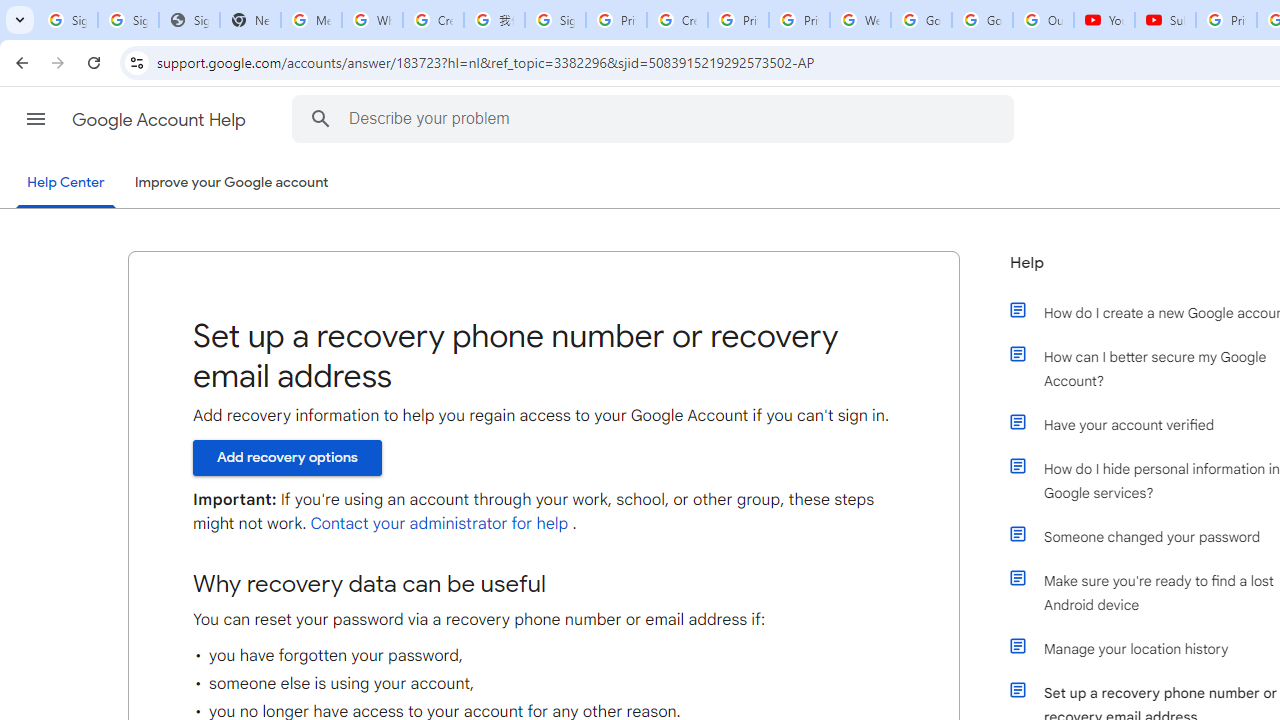 Image resolution: width=1280 pixels, height=720 pixels. What do you see at coordinates (231, 183) in the screenshot?
I see `'Improve your Google account'` at bounding box center [231, 183].